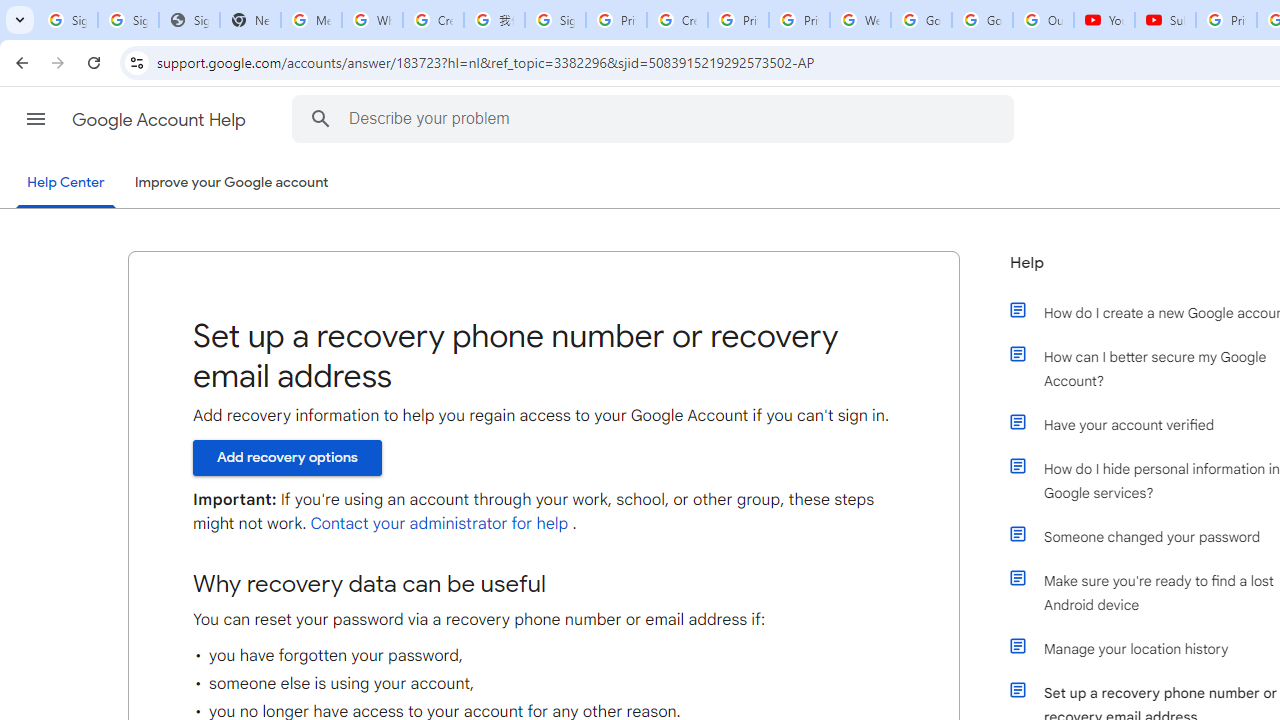 Image resolution: width=1280 pixels, height=720 pixels. What do you see at coordinates (231, 183) in the screenshot?
I see `'Improve your Google account'` at bounding box center [231, 183].